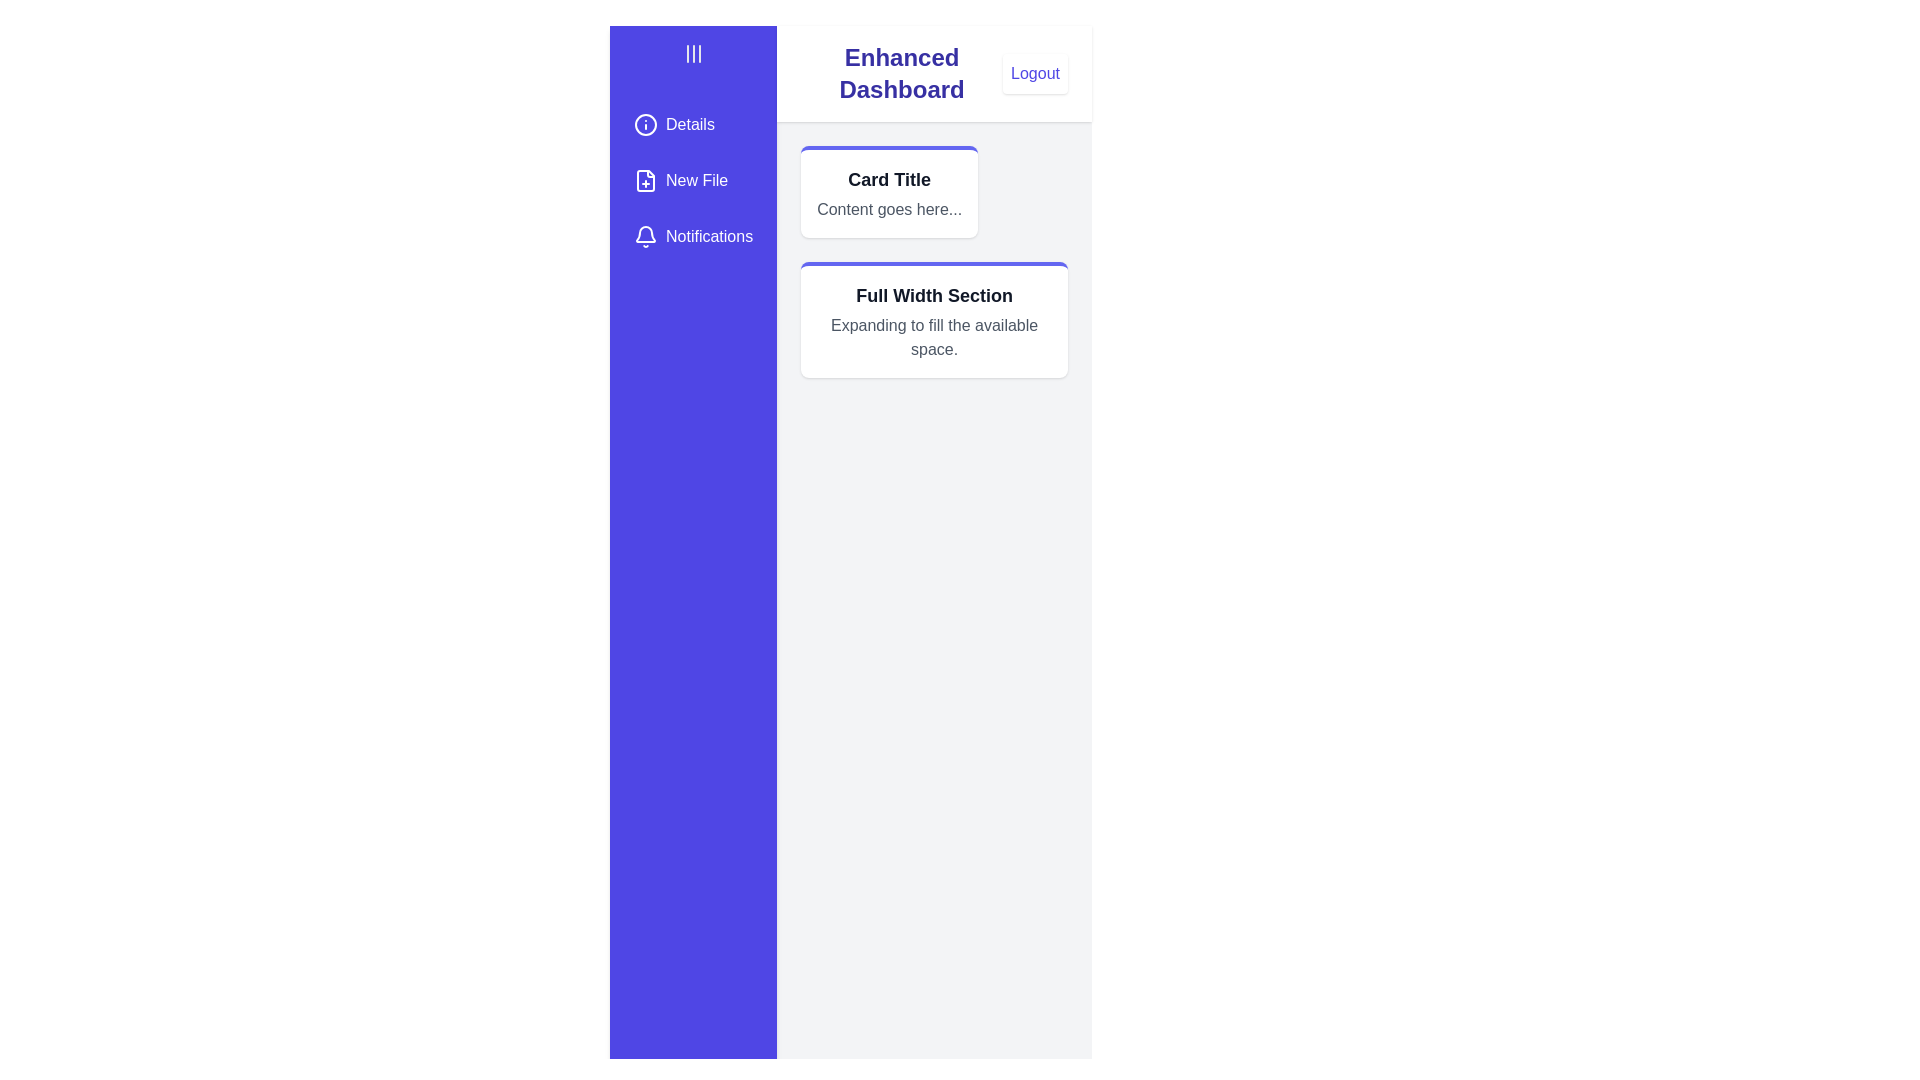 This screenshot has width=1920, height=1080. I want to click on the 'Logout' button located in the top-right corner of the header bar to log out, so click(1035, 72).